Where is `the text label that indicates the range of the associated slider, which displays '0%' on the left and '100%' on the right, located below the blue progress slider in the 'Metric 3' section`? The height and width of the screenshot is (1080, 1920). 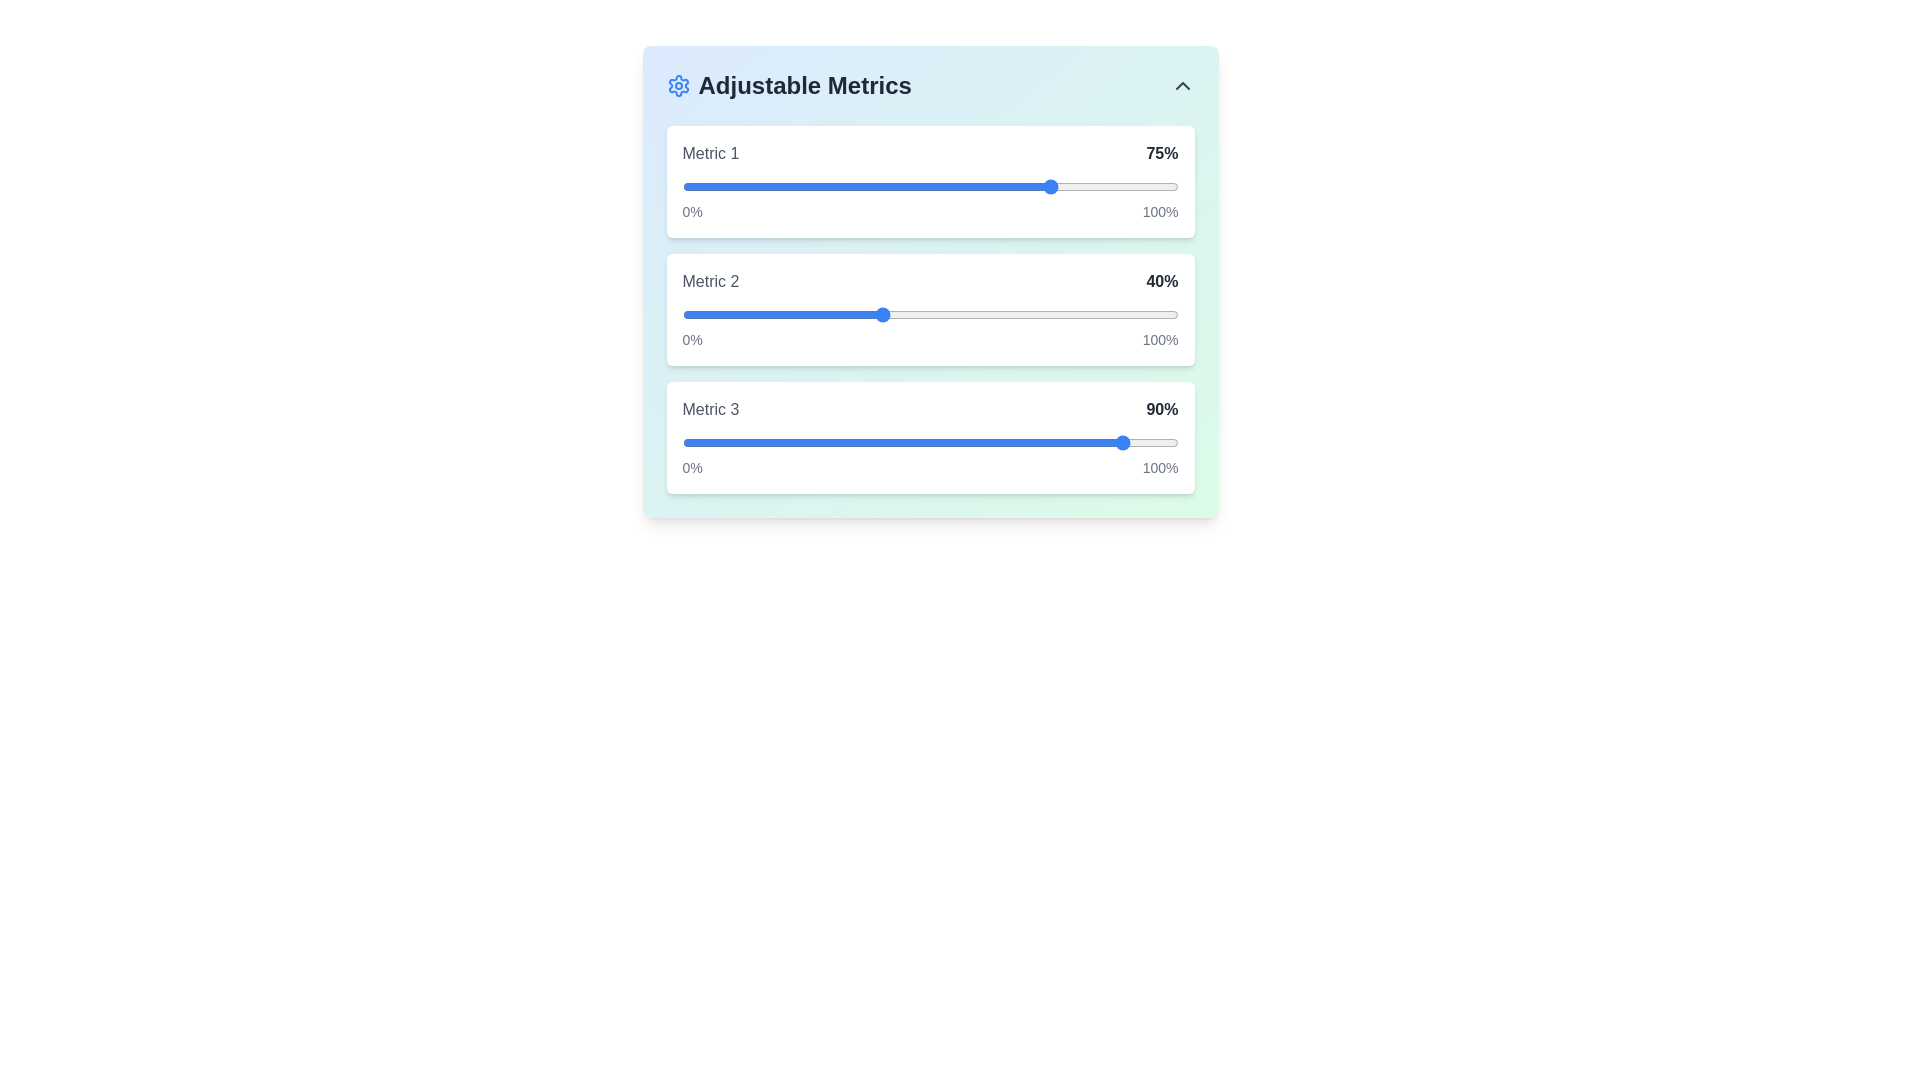
the text label that indicates the range of the associated slider, which displays '0%' on the left and '100%' on the right, located below the blue progress slider in the 'Metric 3' section is located at coordinates (929, 467).